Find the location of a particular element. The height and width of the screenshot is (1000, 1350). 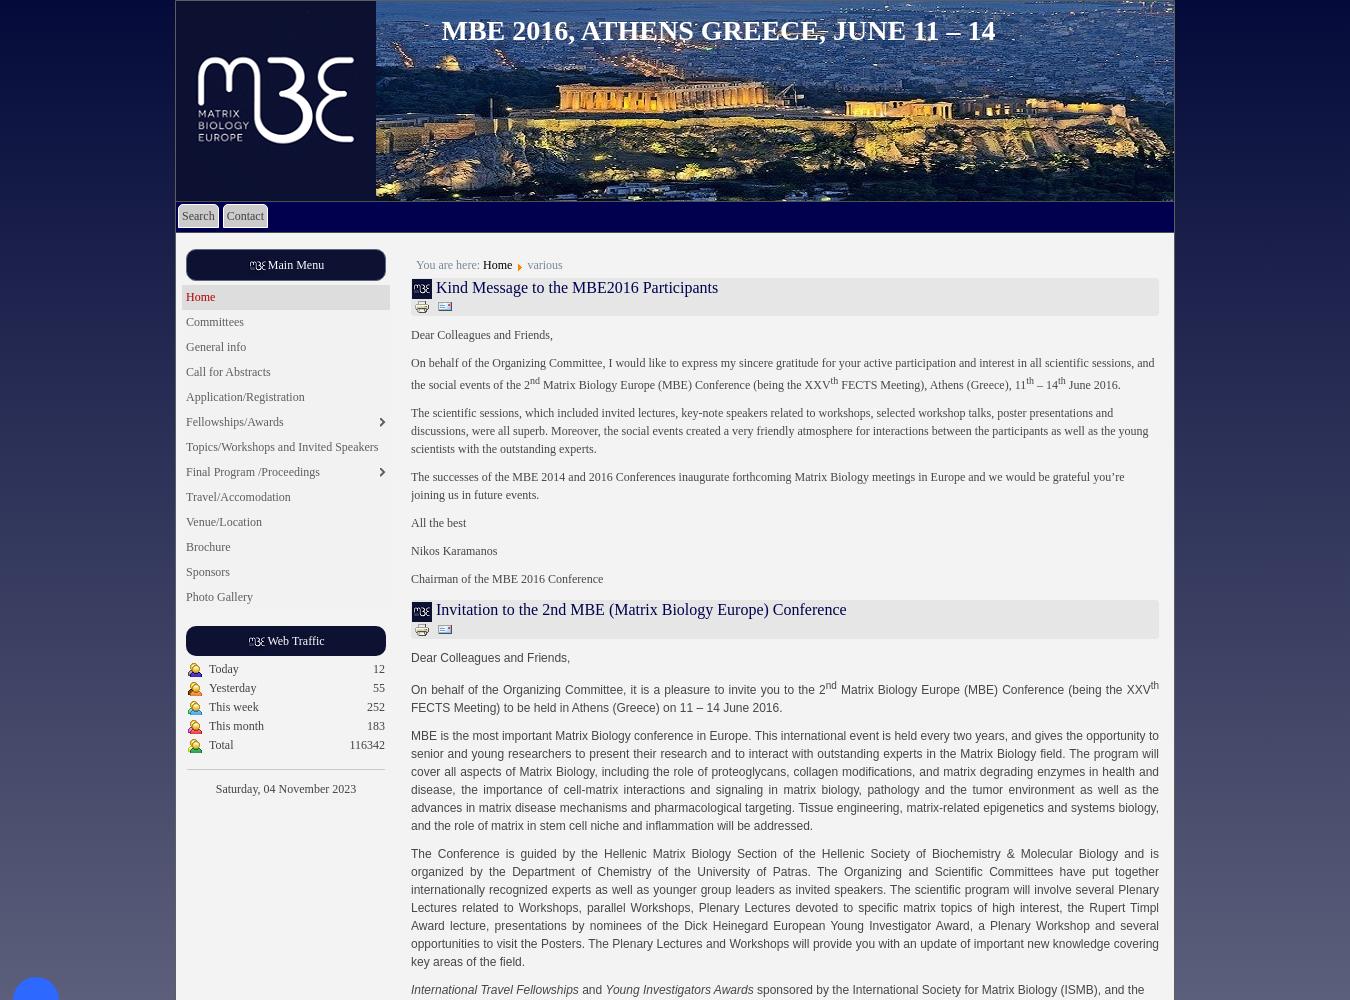

'Application/Registration' is located at coordinates (244, 397).